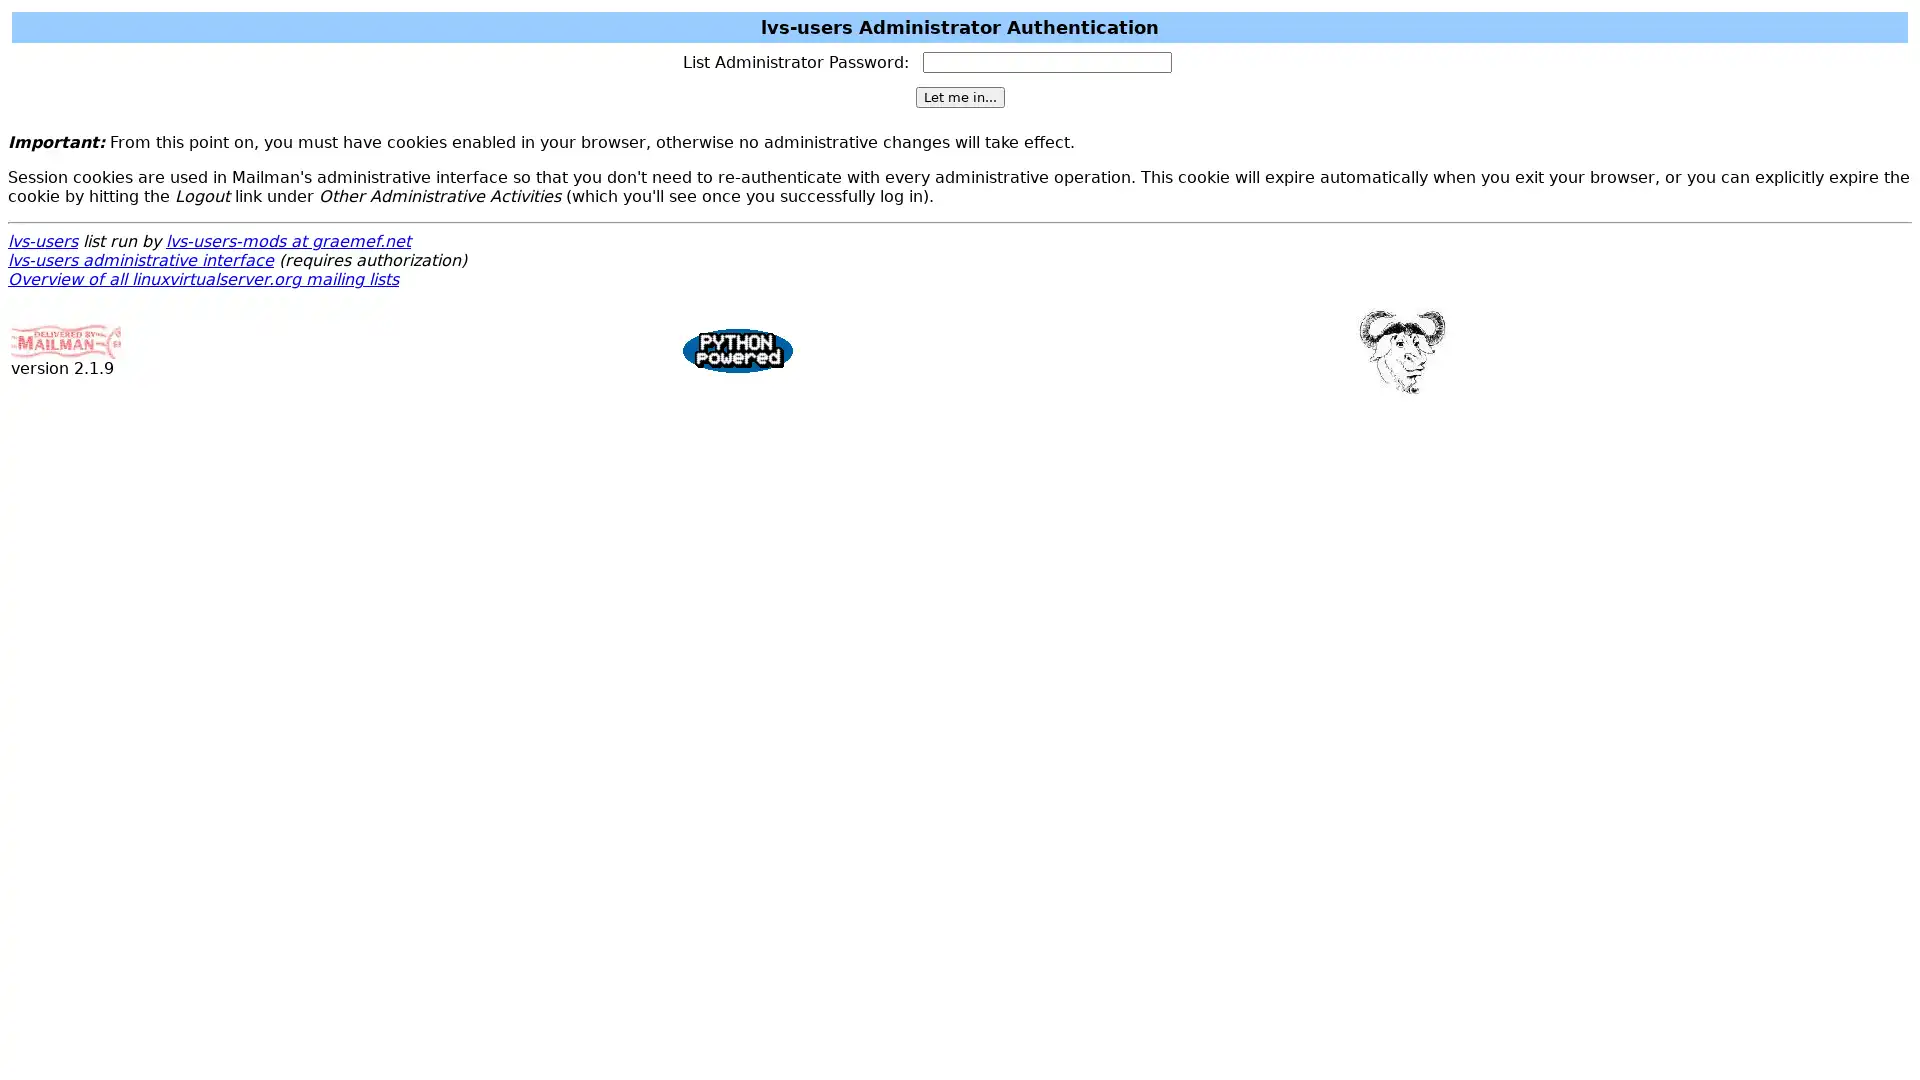 This screenshot has width=1920, height=1080. Describe the element at coordinates (958, 97) in the screenshot. I see `Let me in...` at that location.